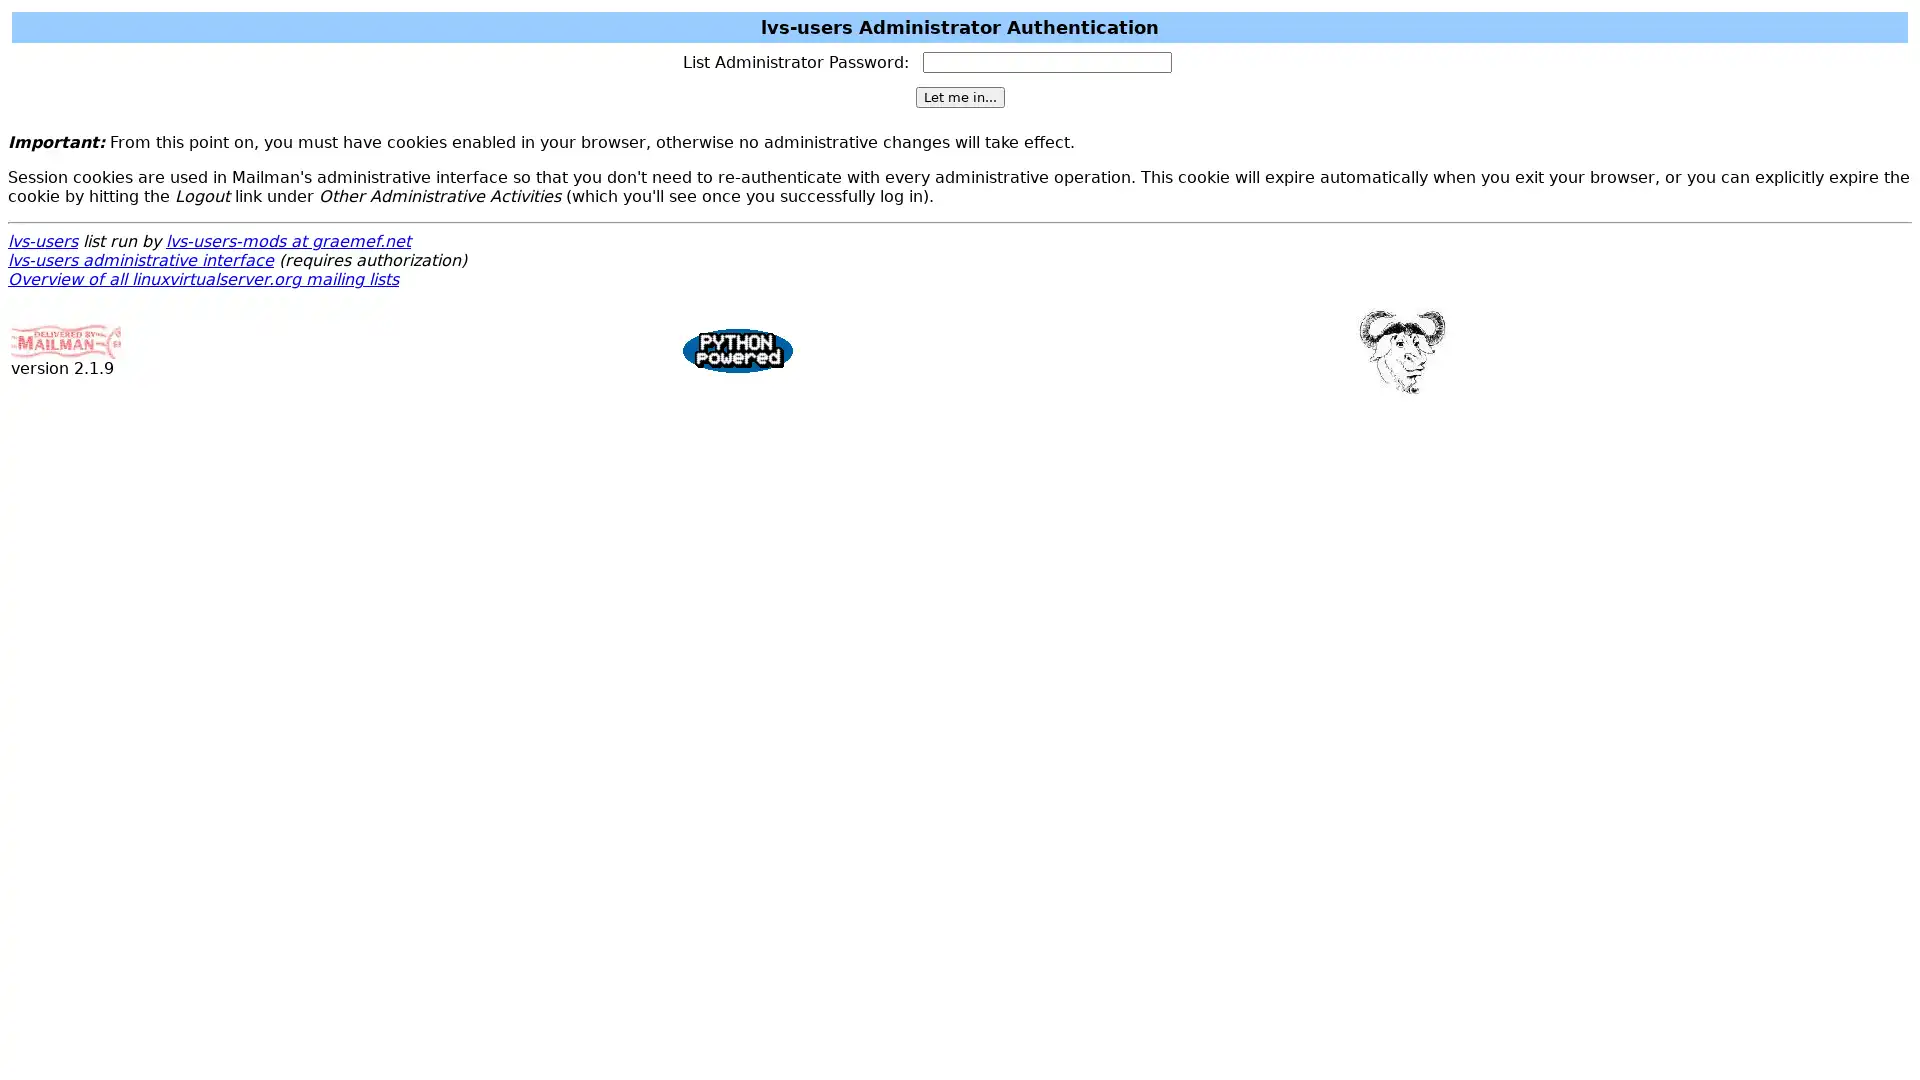 This screenshot has width=1920, height=1080. Describe the element at coordinates (958, 97) in the screenshot. I see `Let me in...` at that location.